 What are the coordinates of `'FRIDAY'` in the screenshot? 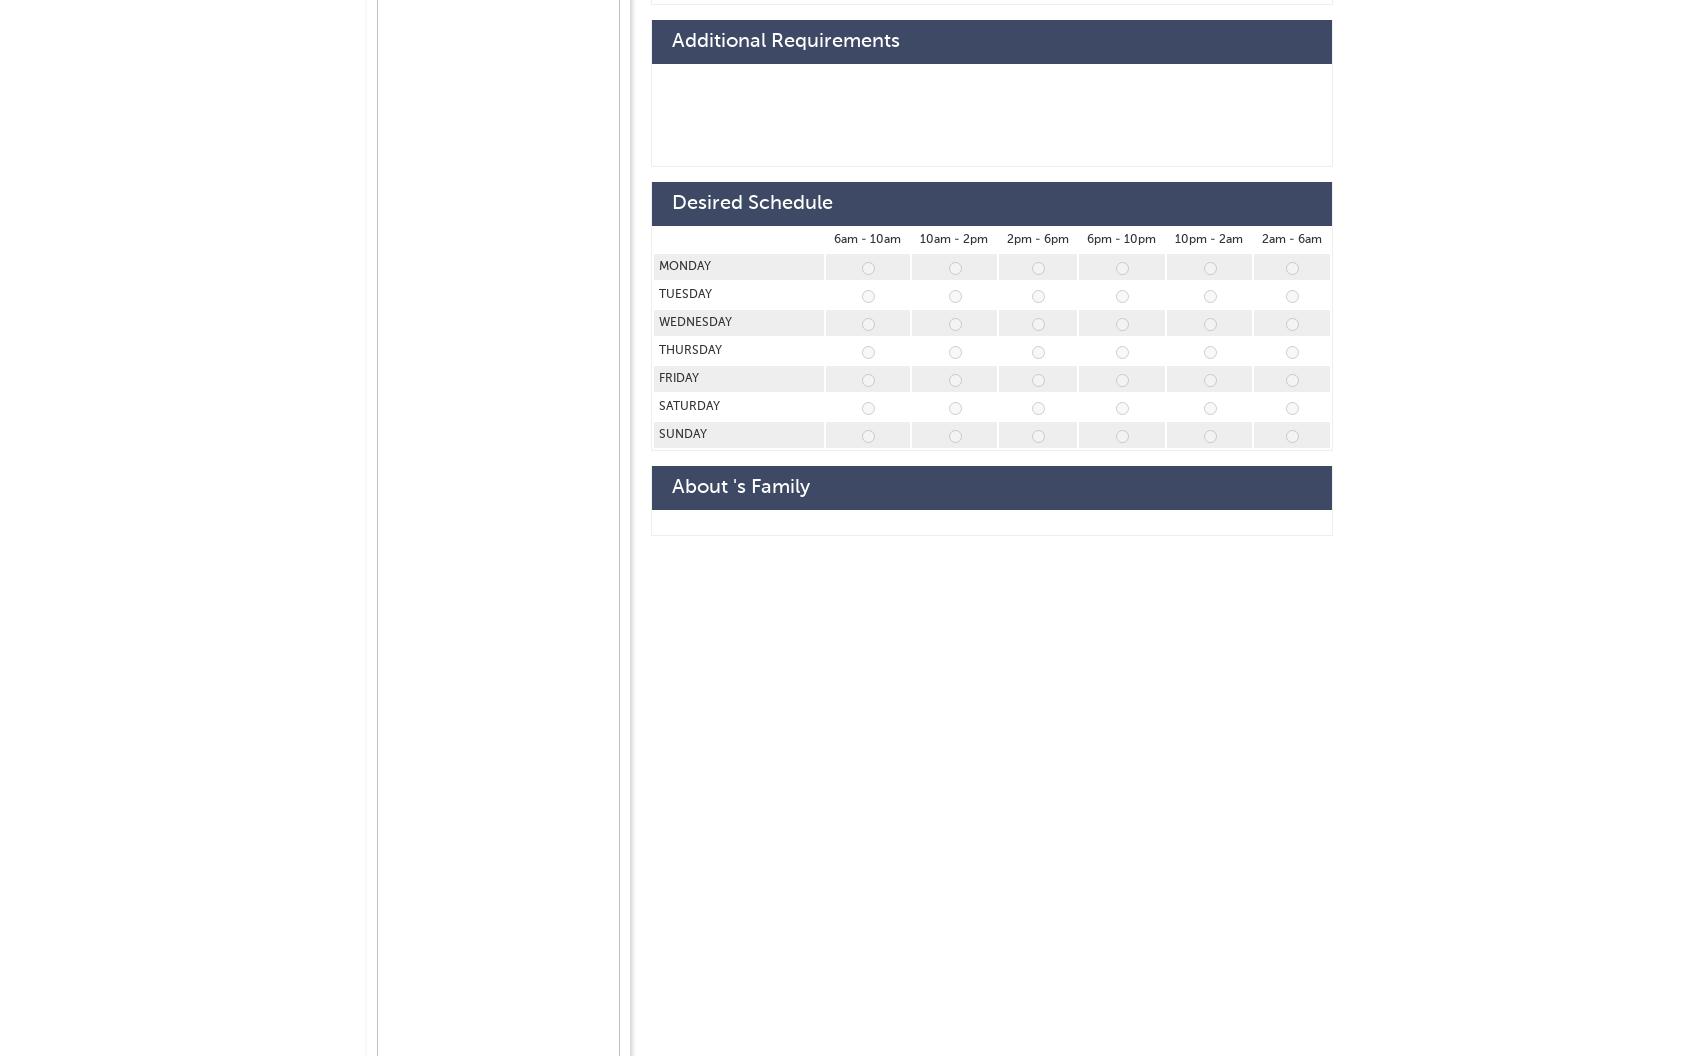 It's located at (680, 377).